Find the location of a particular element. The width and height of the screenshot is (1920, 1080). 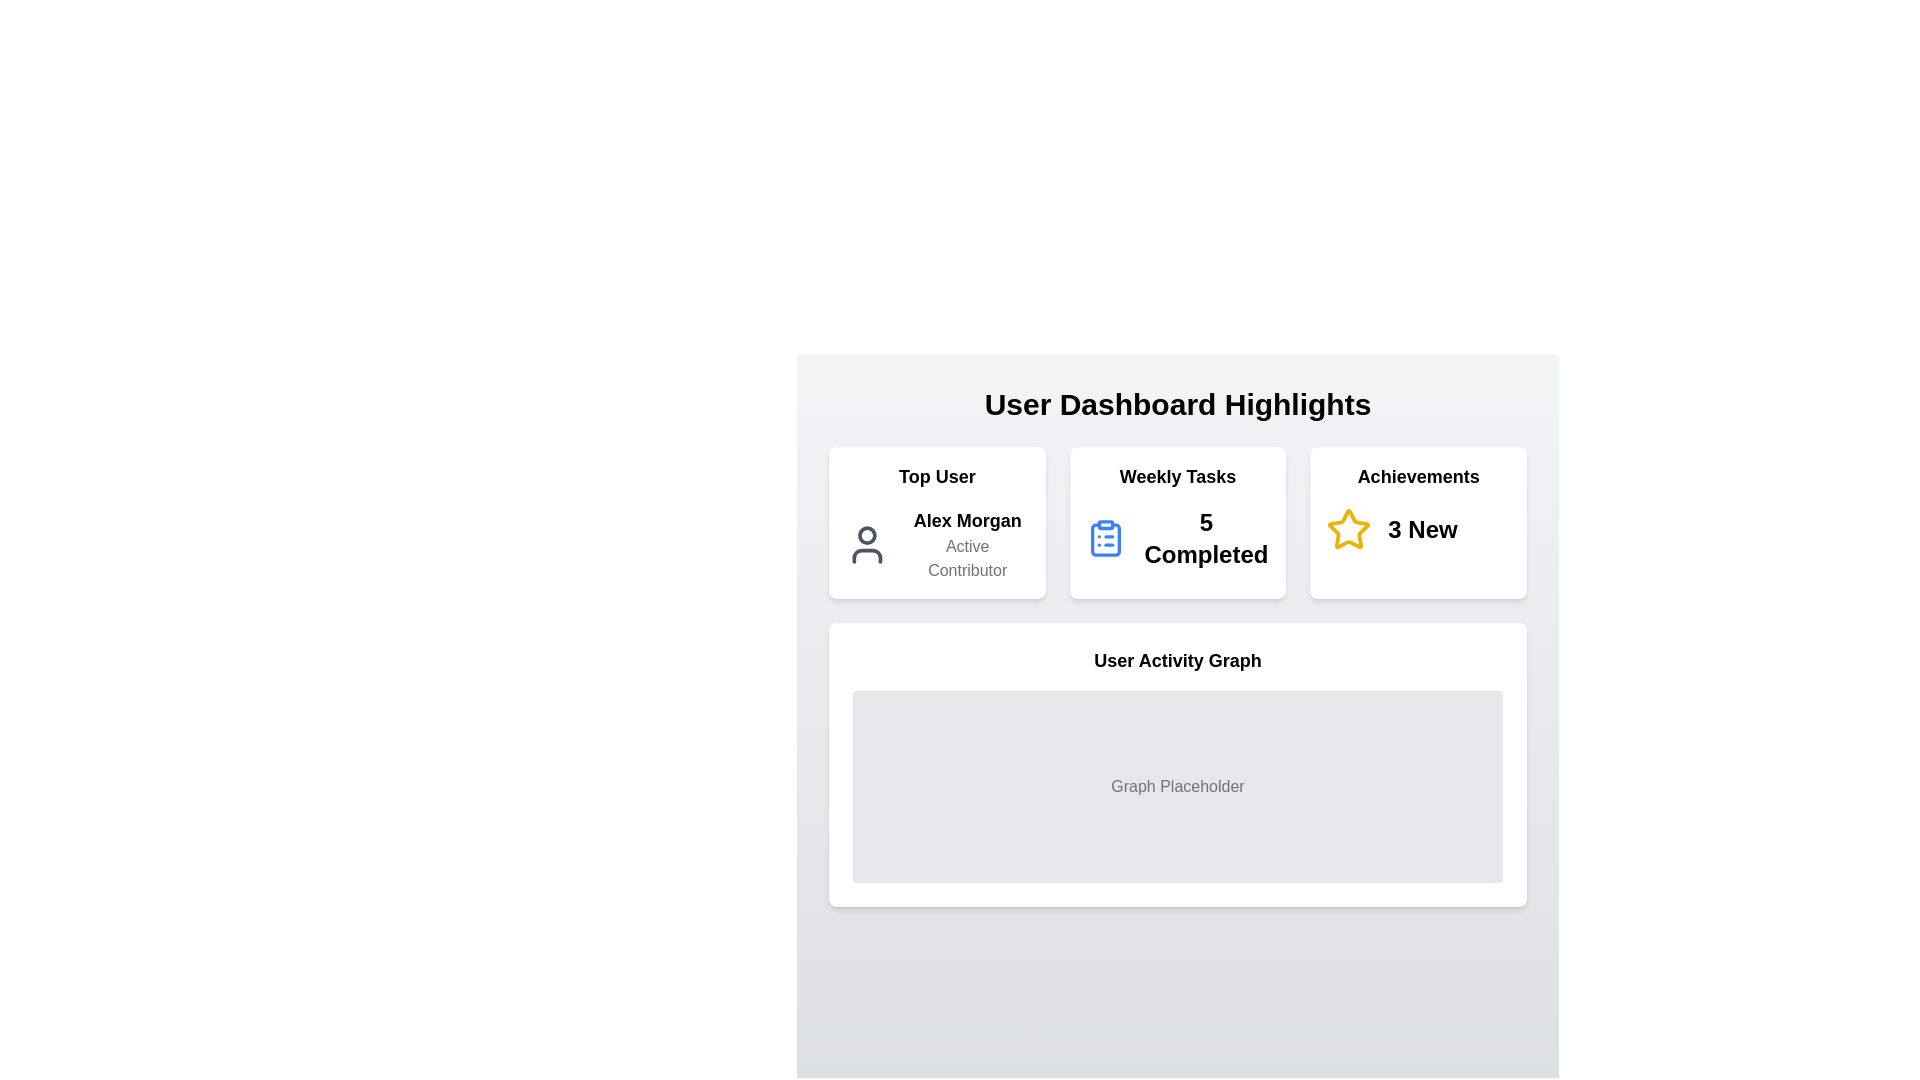

displayed user information from the profile card located in the 'Top User' section, positioned towards the top-left quadrant of the application interface is located at coordinates (936, 544).